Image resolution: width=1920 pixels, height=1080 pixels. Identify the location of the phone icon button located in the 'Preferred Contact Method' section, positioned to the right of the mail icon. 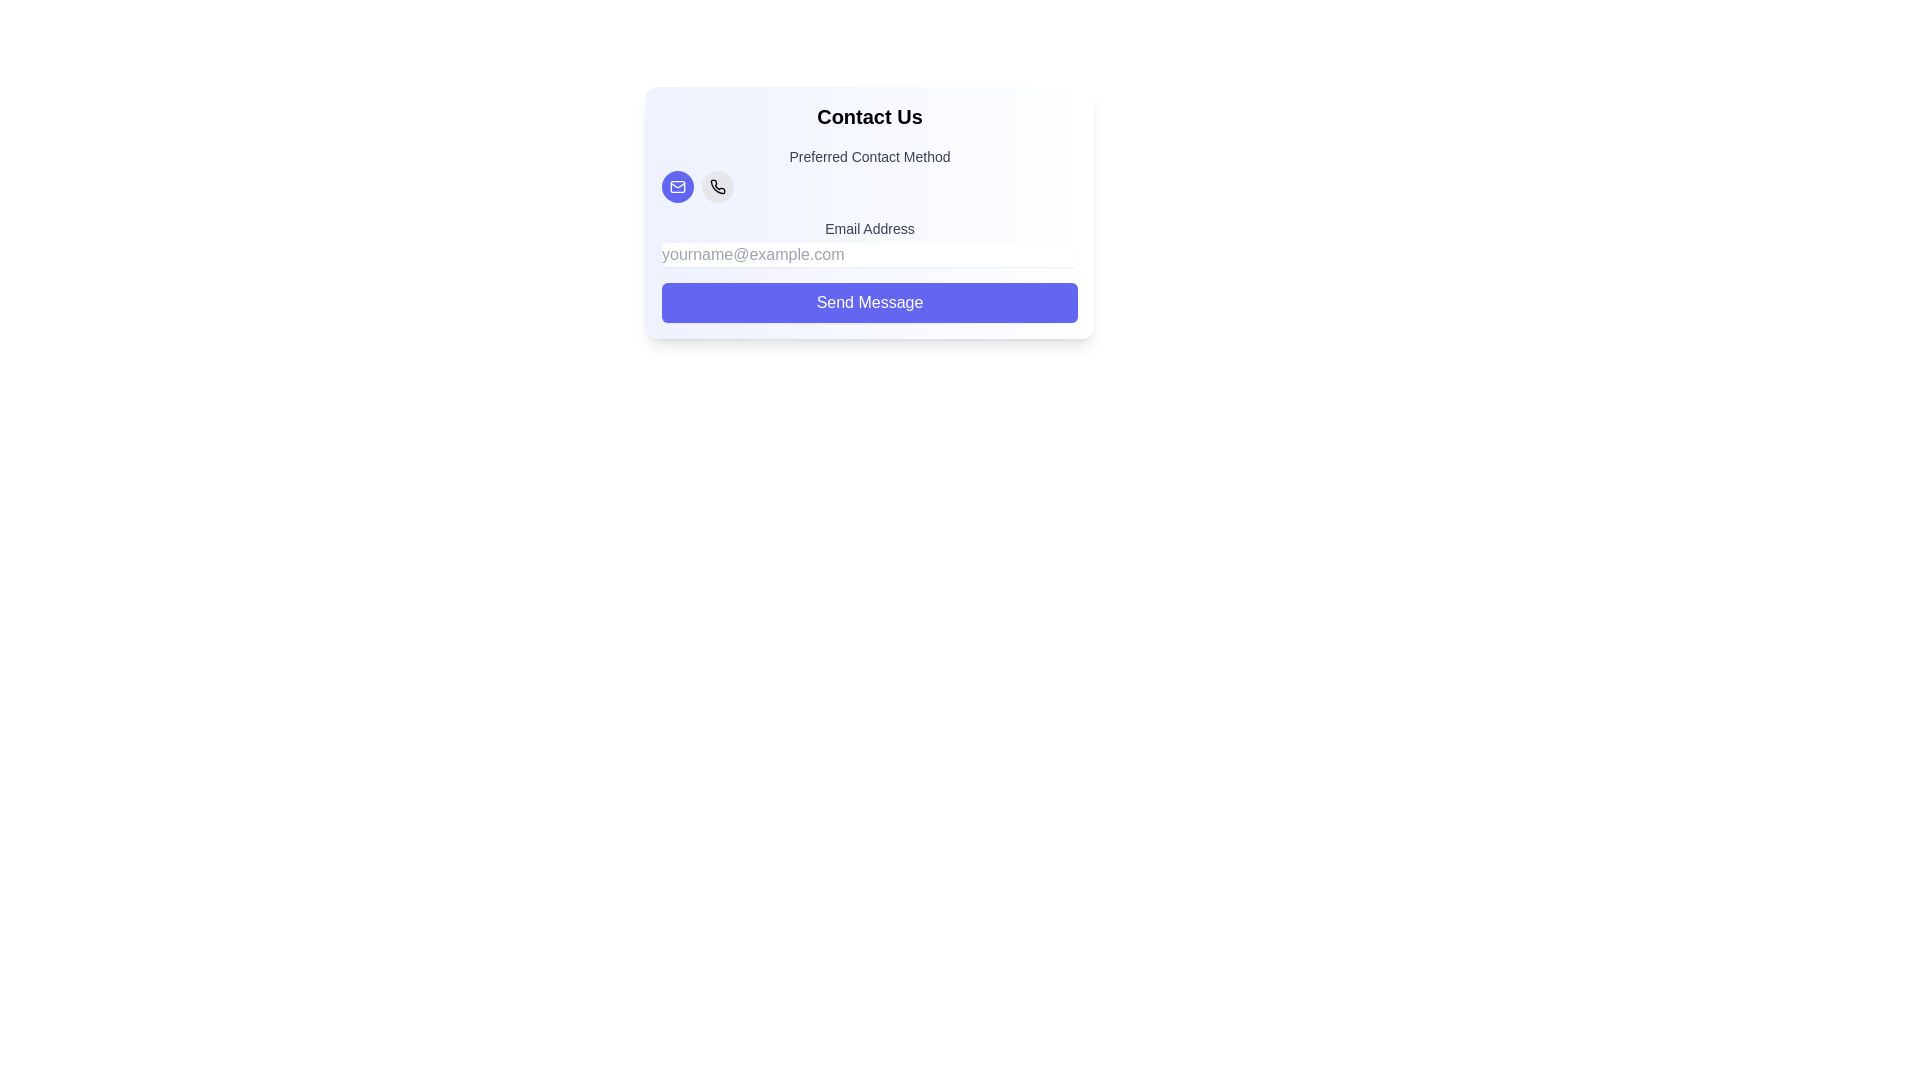
(718, 186).